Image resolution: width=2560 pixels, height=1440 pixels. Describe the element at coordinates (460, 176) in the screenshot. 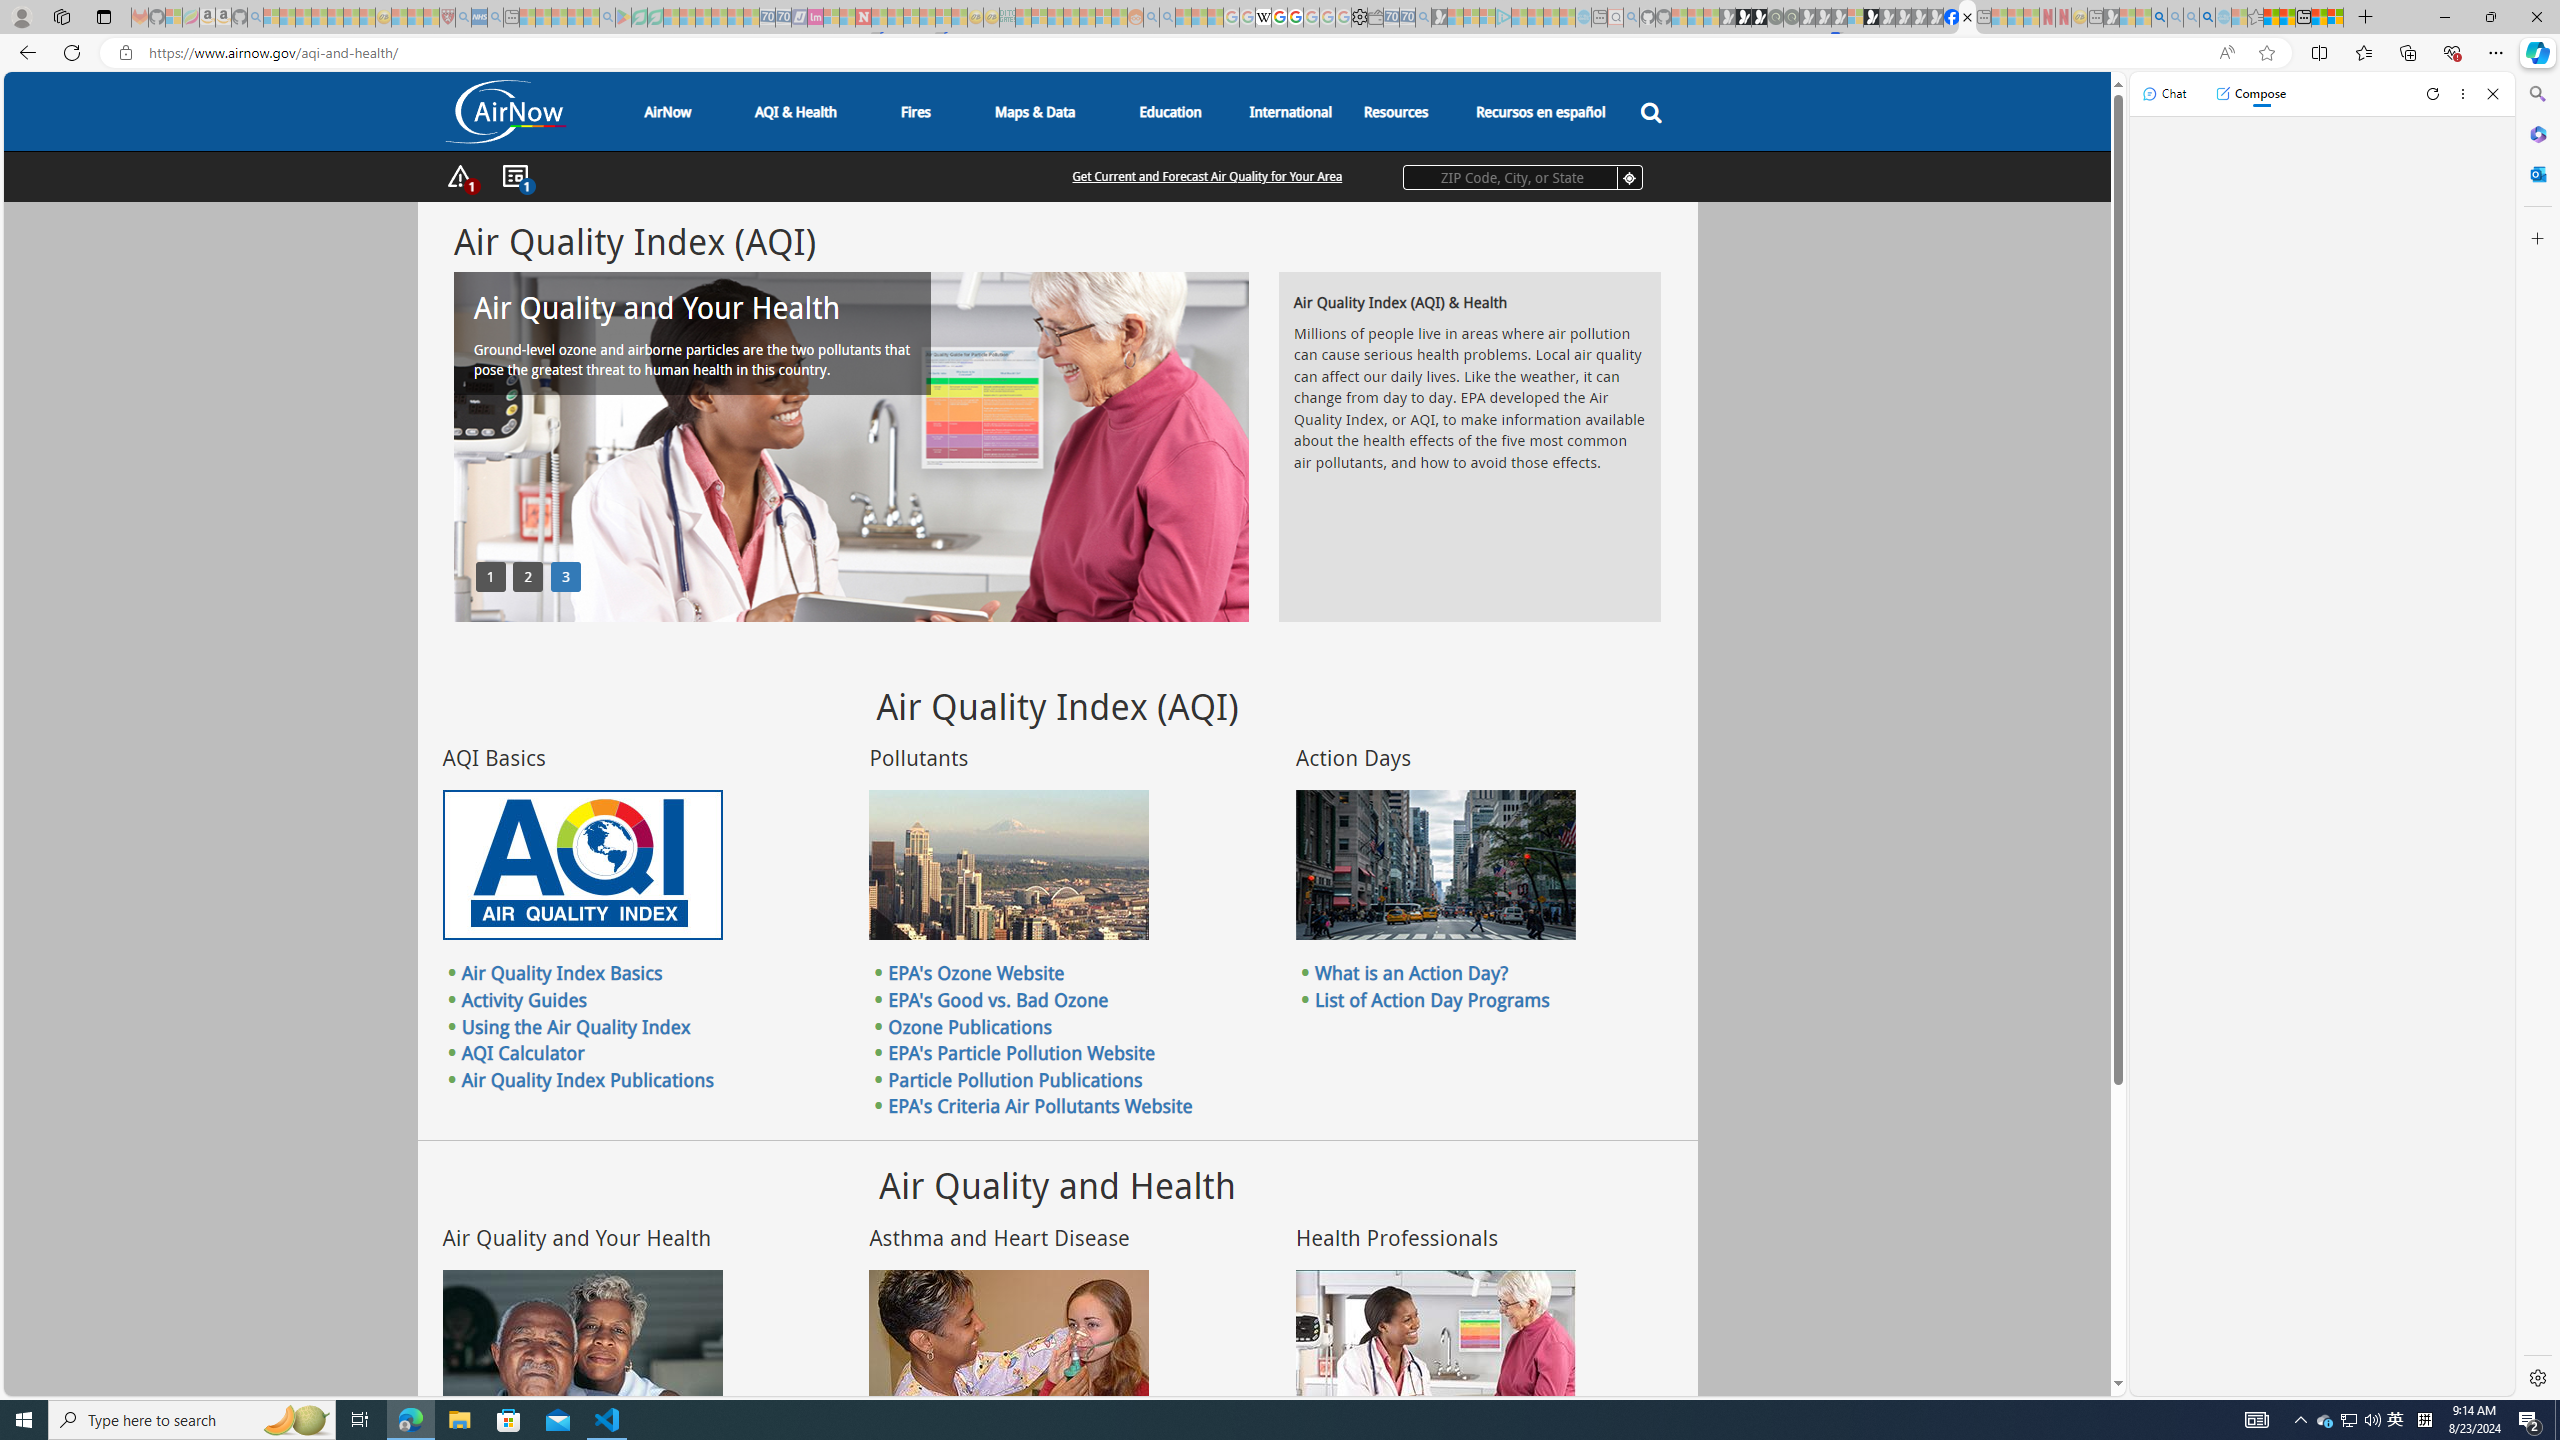

I see `'AutomationID: nav-alerts-toggle'` at that location.